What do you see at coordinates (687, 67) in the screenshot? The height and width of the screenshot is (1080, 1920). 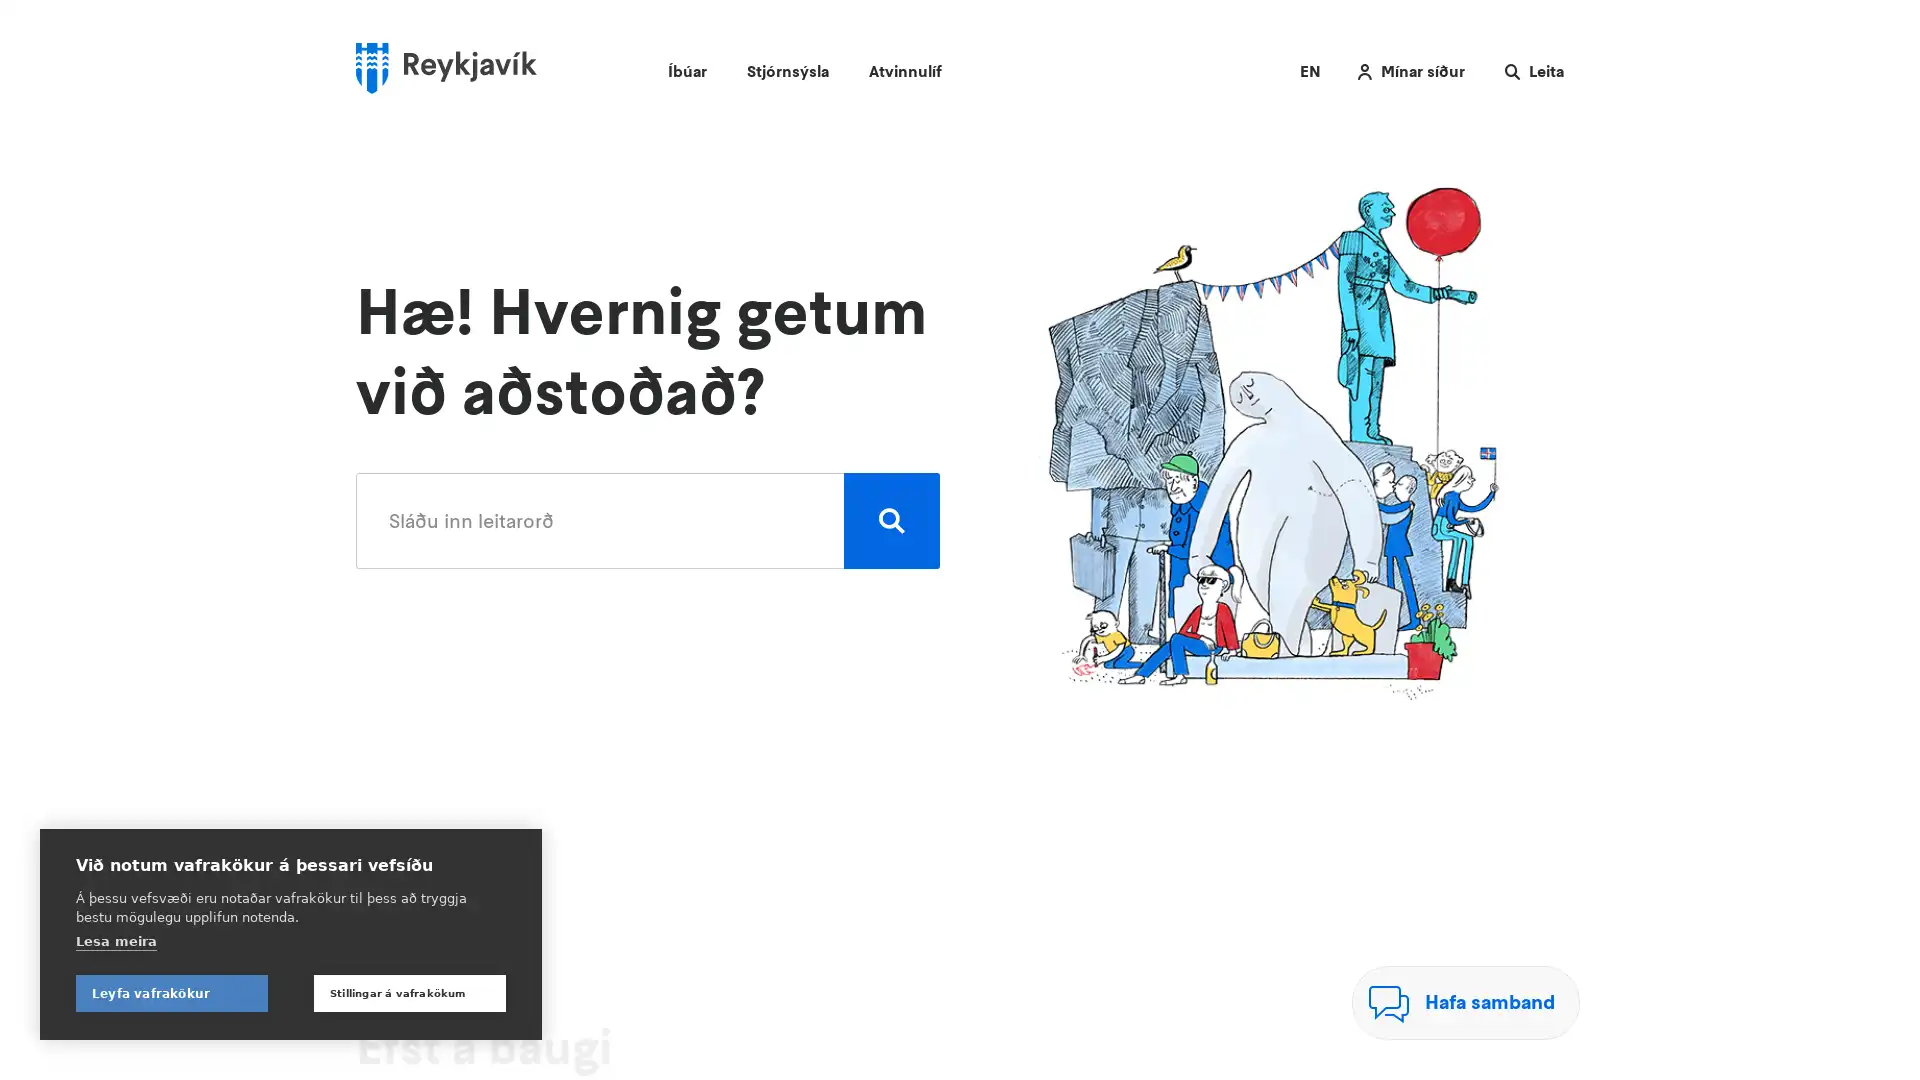 I see `Ibuar` at bounding box center [687, 67].